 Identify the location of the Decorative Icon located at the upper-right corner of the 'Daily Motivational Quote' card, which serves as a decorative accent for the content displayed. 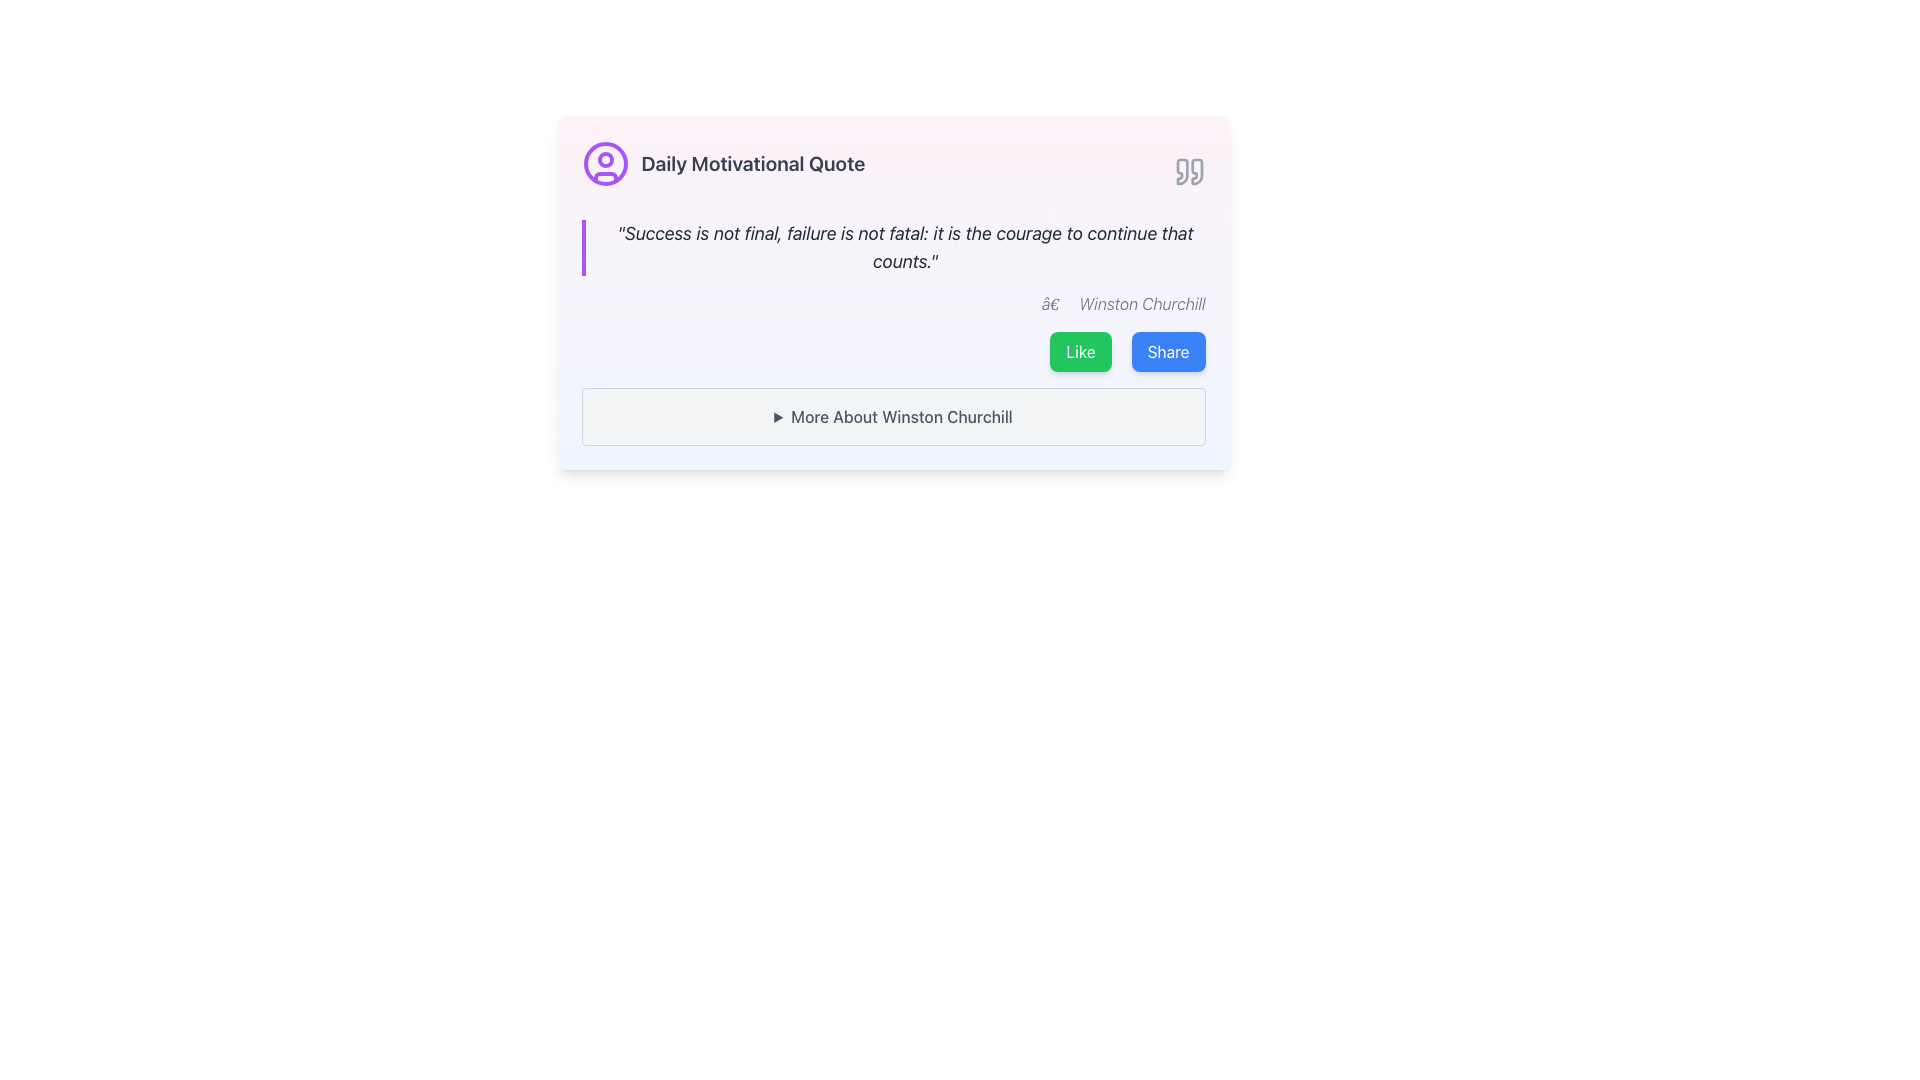
(1189, 171).